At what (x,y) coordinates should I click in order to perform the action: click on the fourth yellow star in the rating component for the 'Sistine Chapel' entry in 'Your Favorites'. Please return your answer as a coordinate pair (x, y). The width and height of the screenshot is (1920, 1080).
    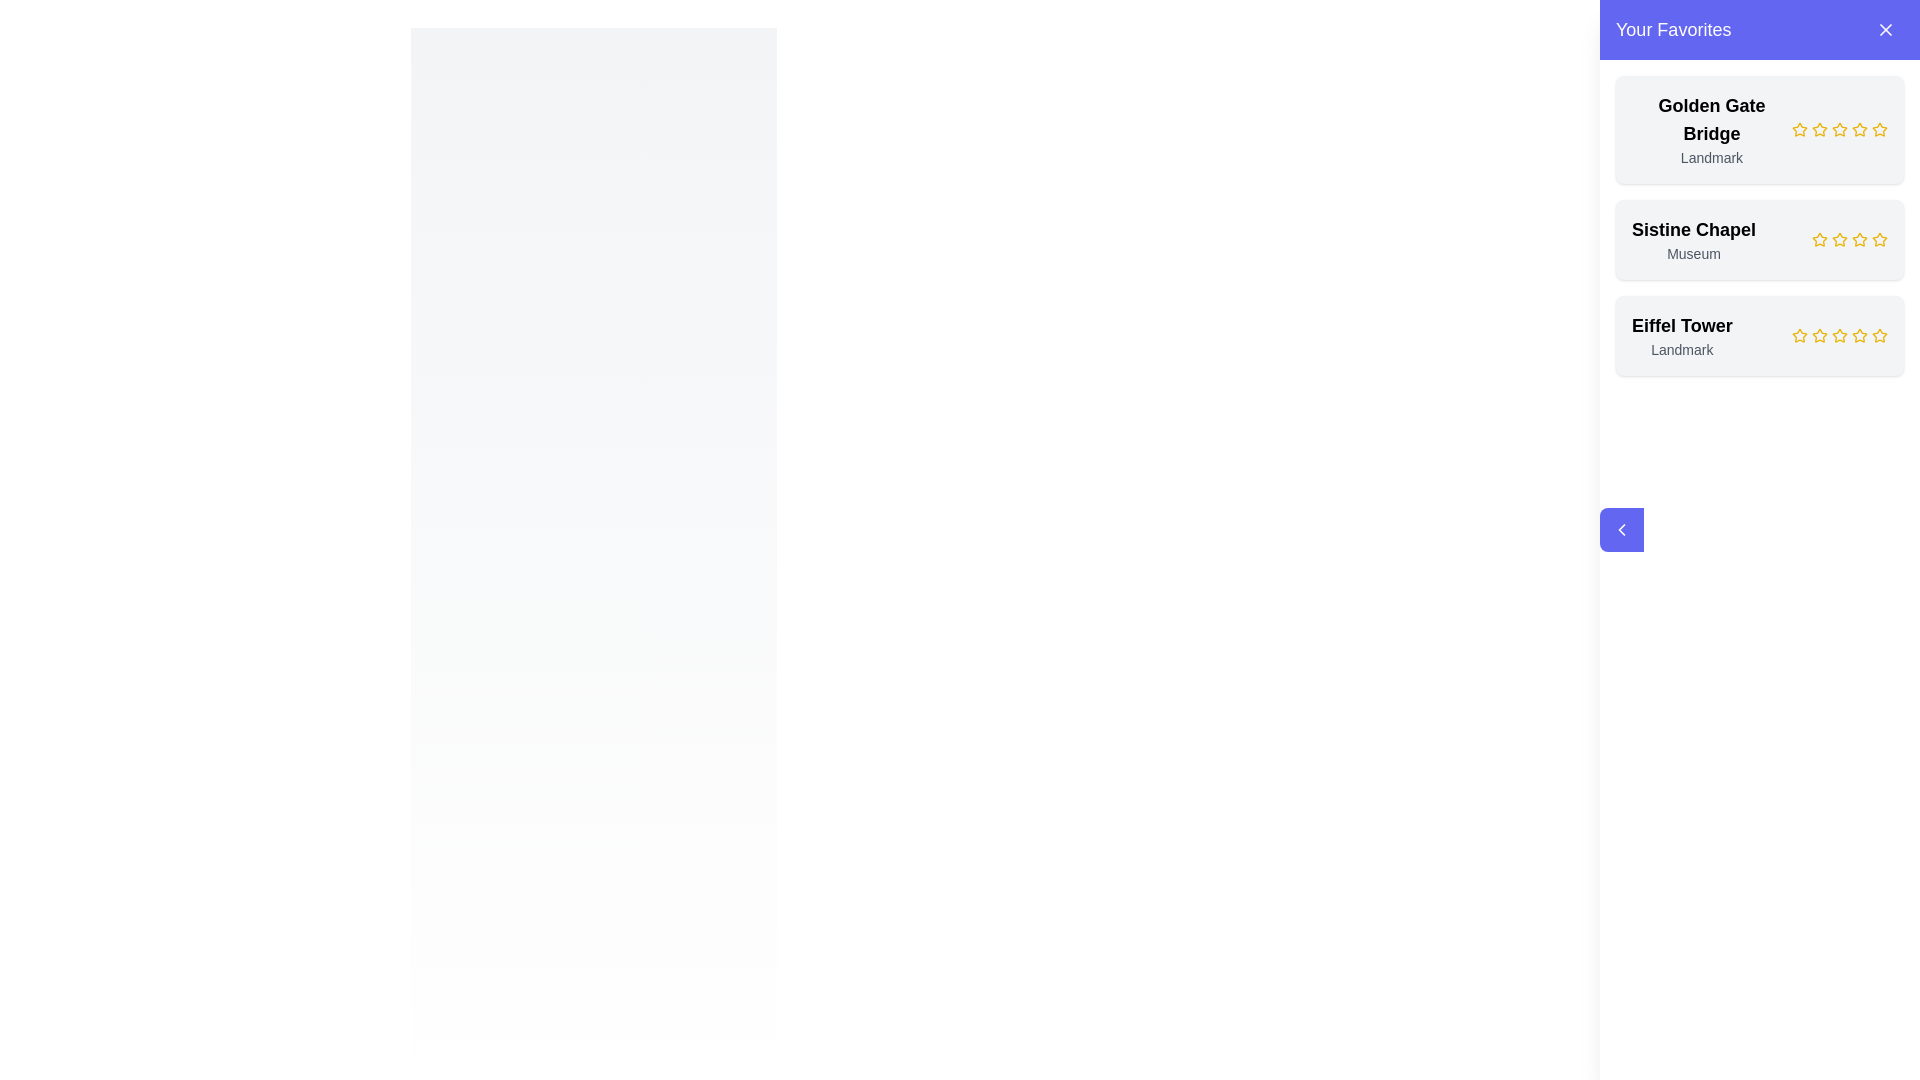
    Looking at the image, I should click on (1848, 238).